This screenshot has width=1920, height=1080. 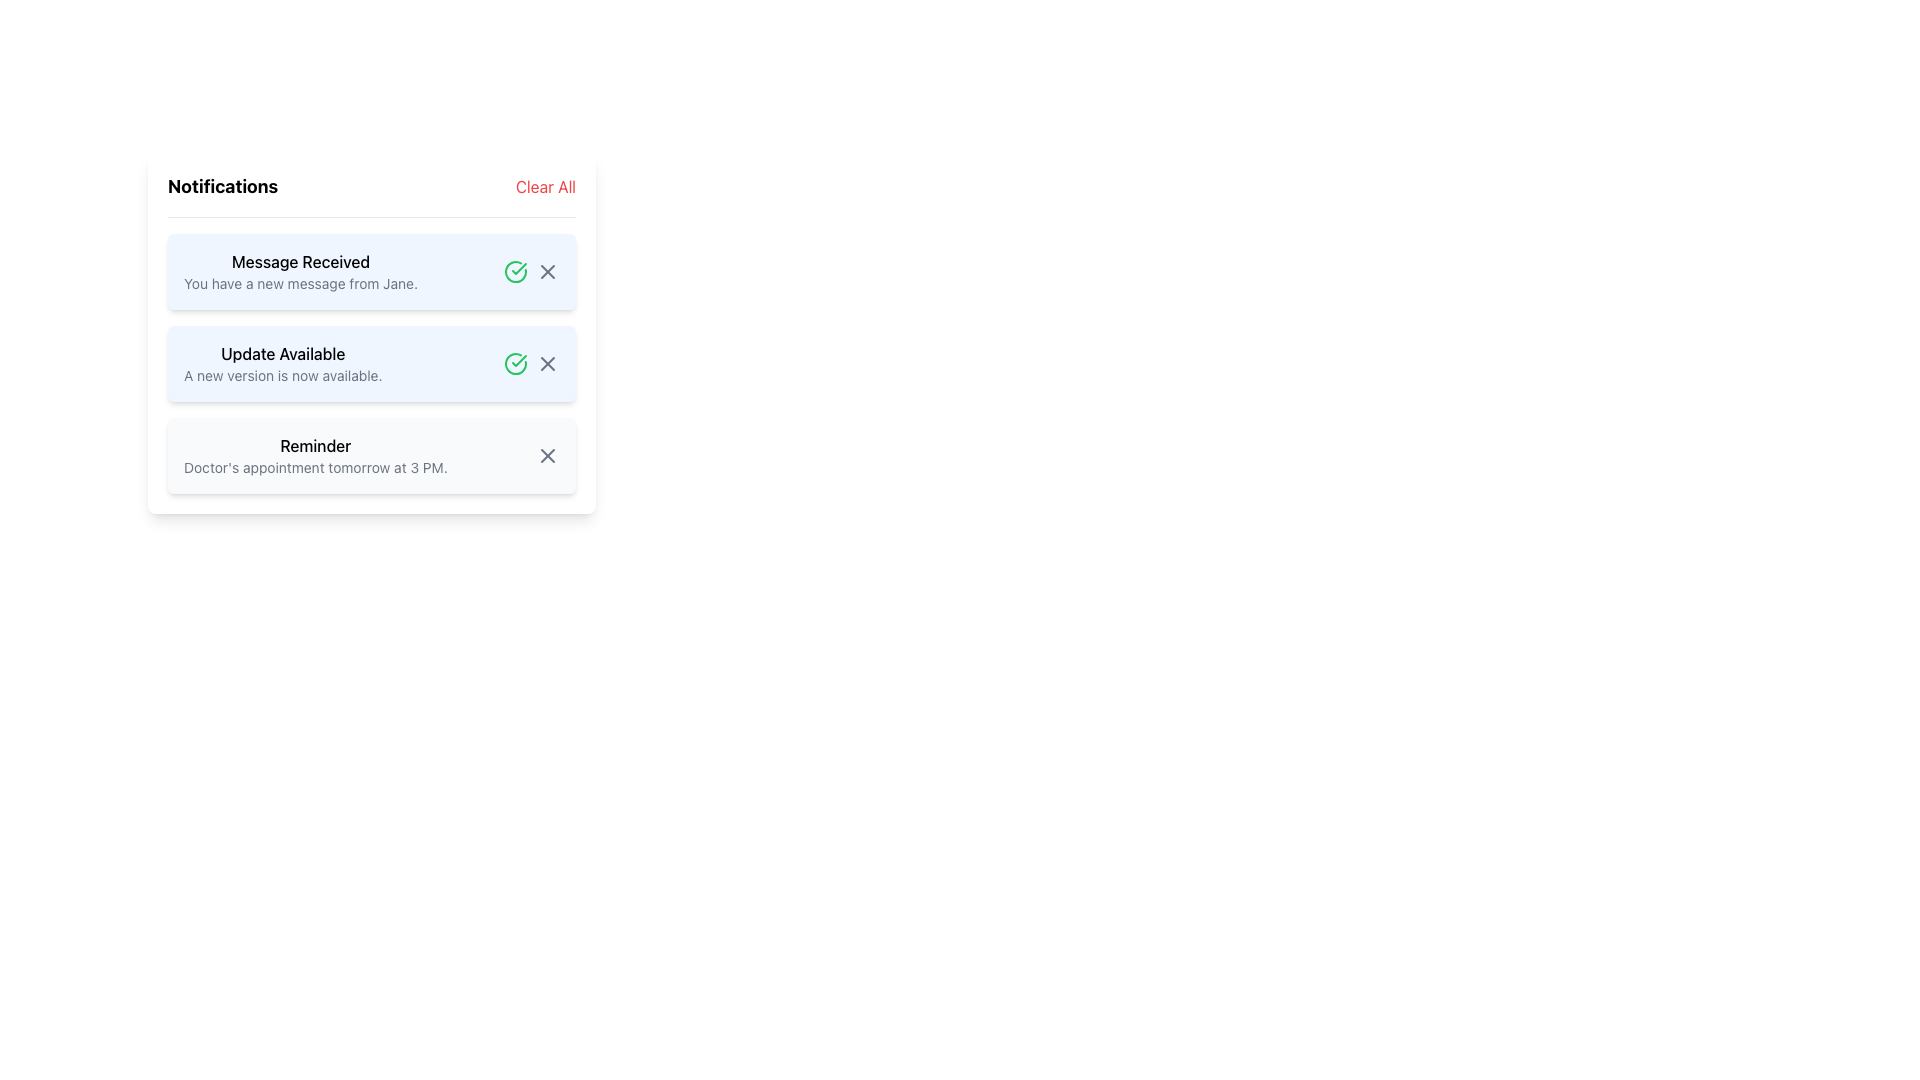 What do you see at coordinates (547, 455) in the screenshot?
I see `the dismiss button on the rightmost side of the notification card titled 'Reminder'` at bounding box center [547, 455].